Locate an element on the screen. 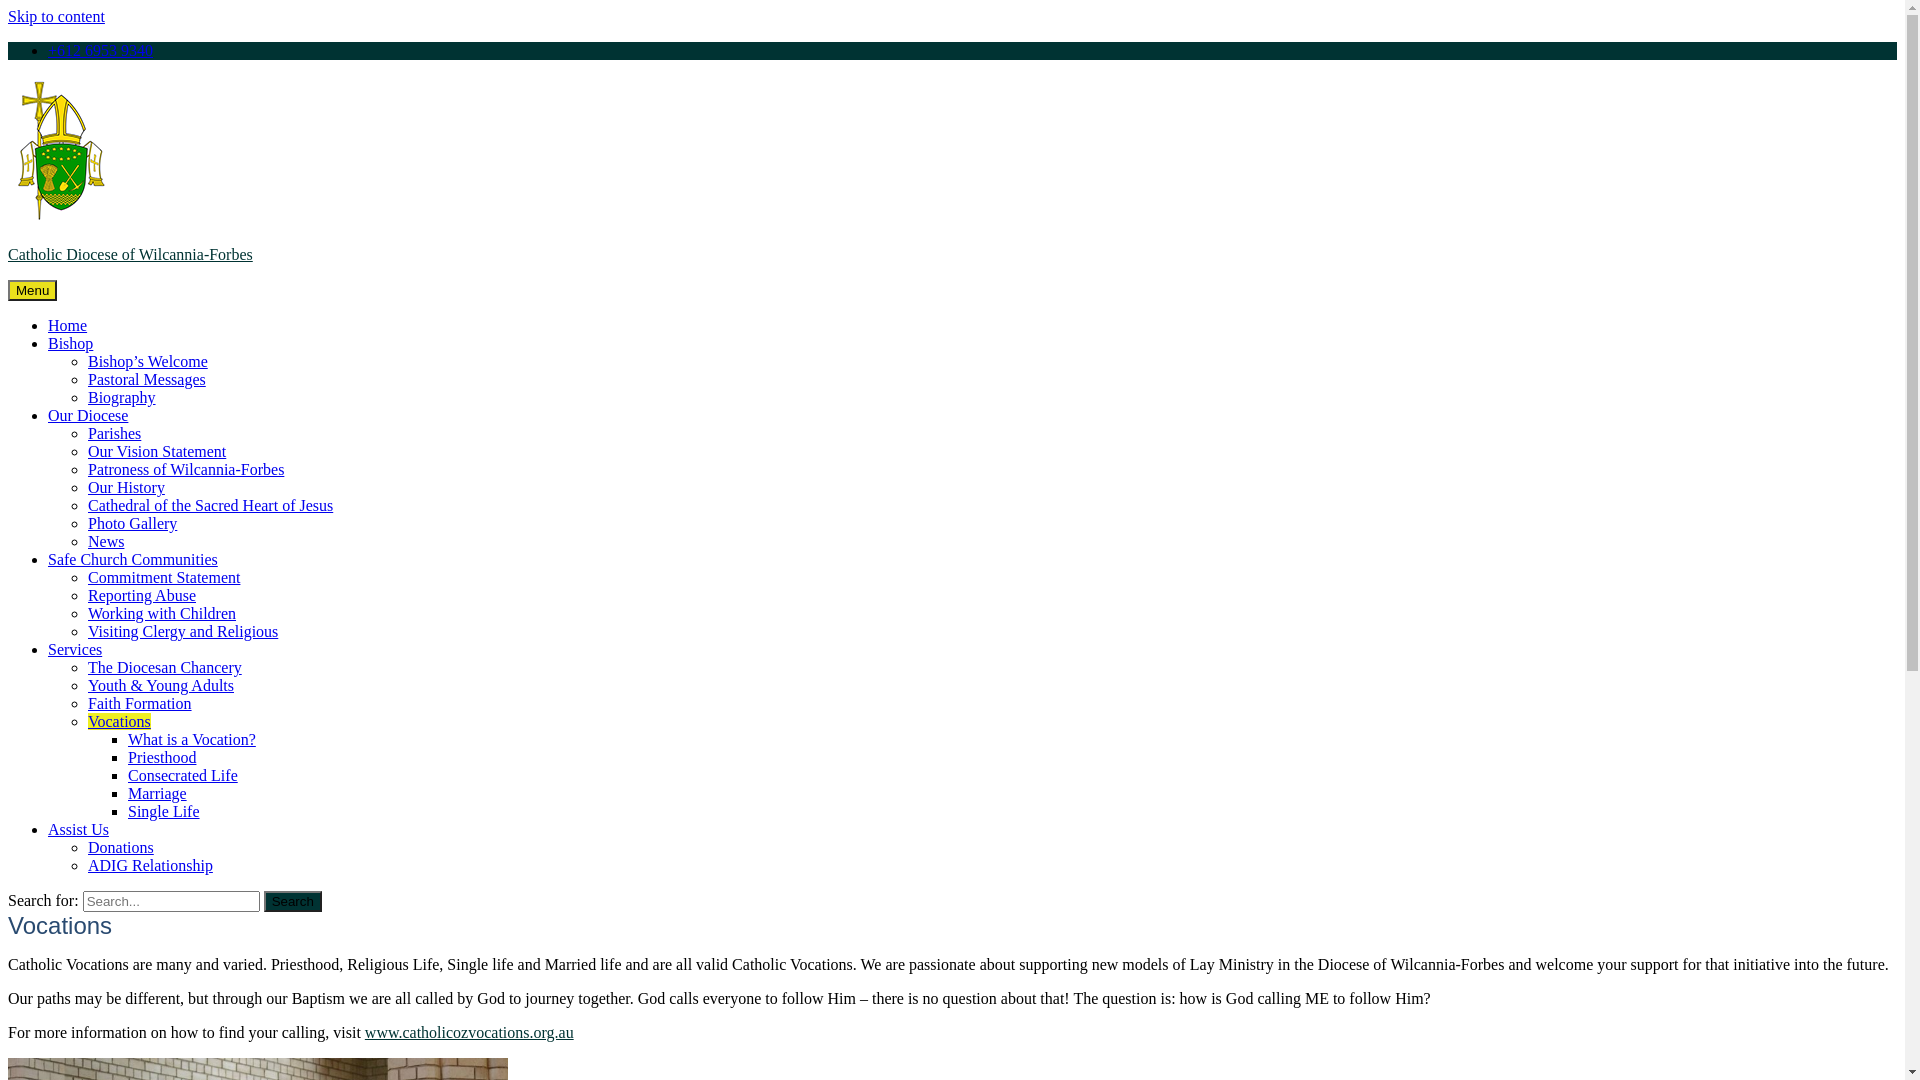 The width and height of the screenshot is (1920, 1080). 'Bishop' is located at coordinates (70, 342).